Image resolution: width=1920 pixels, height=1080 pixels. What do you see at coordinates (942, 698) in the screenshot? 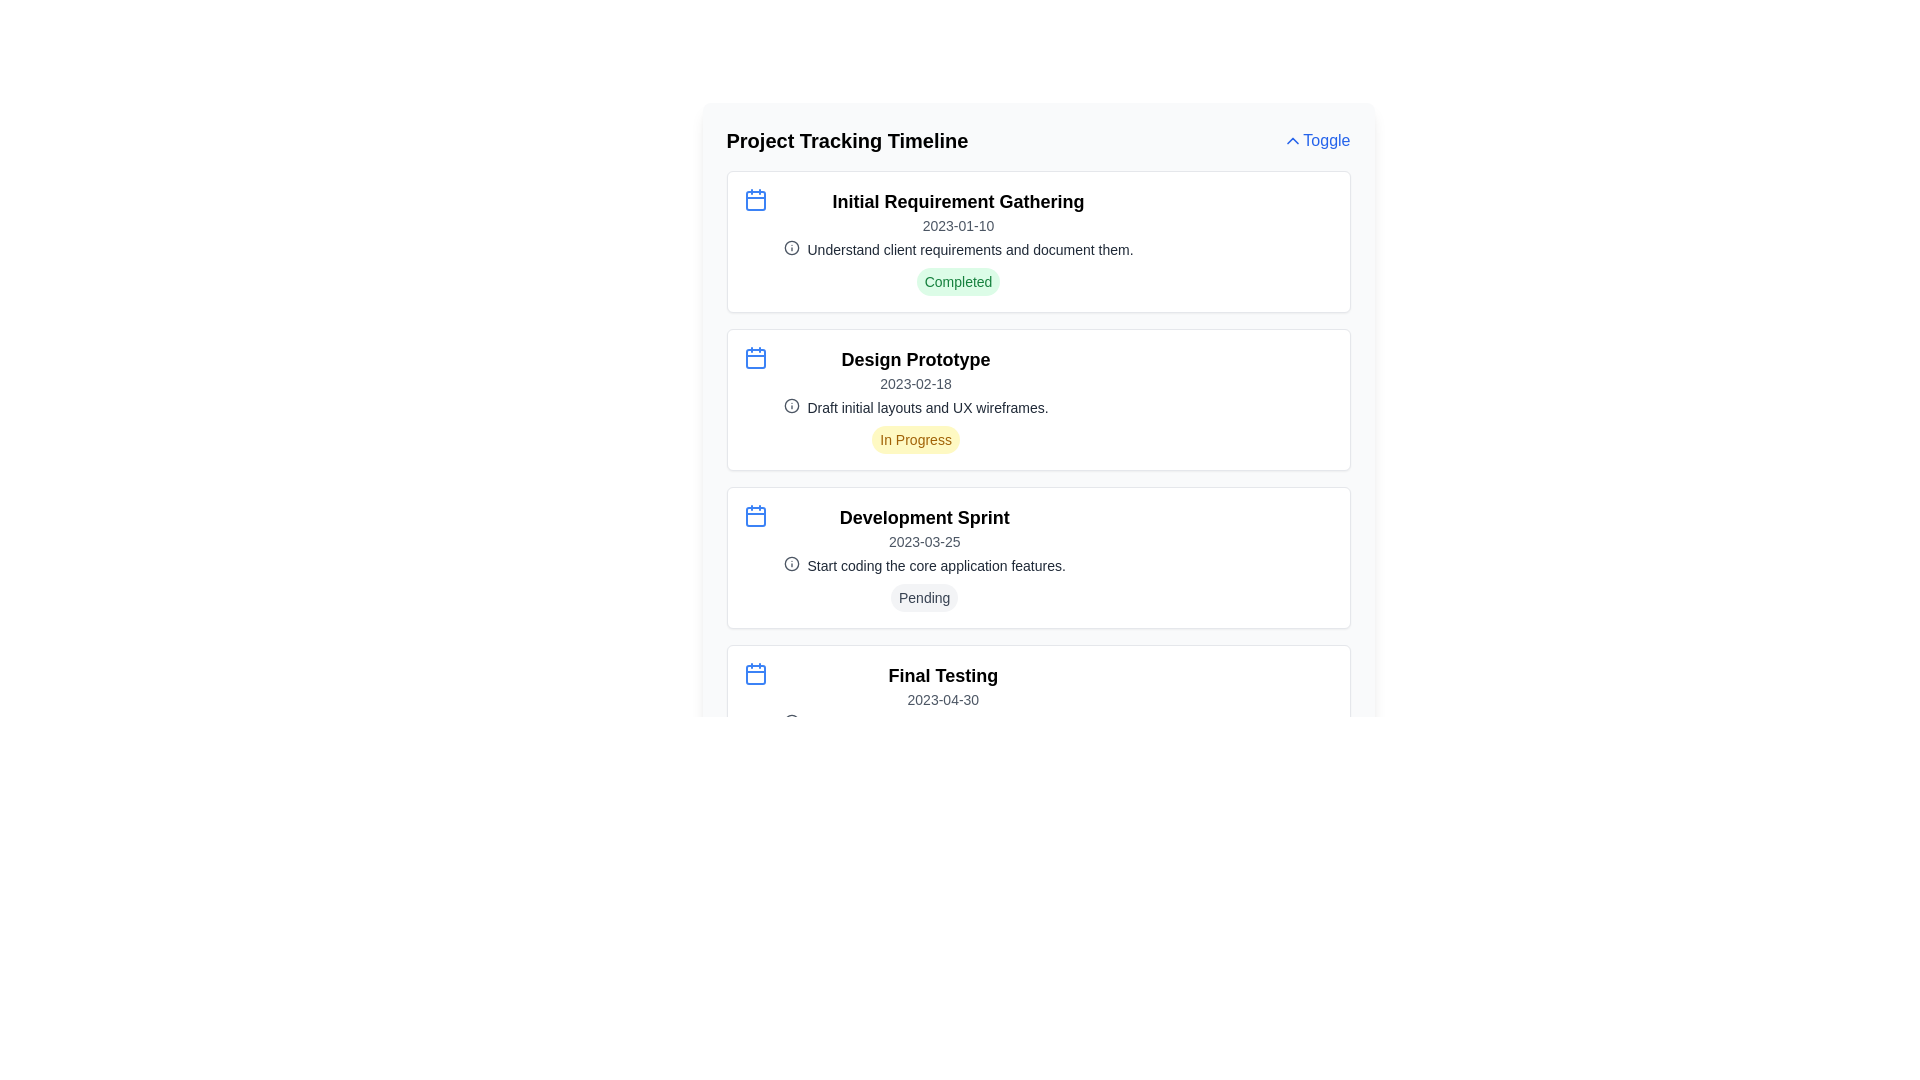
I see `the content displayed in the static text label reading '2023-04-30', which is styled in gray and positioned below the 'Final Testing' text` at bounding box center [942, 698].